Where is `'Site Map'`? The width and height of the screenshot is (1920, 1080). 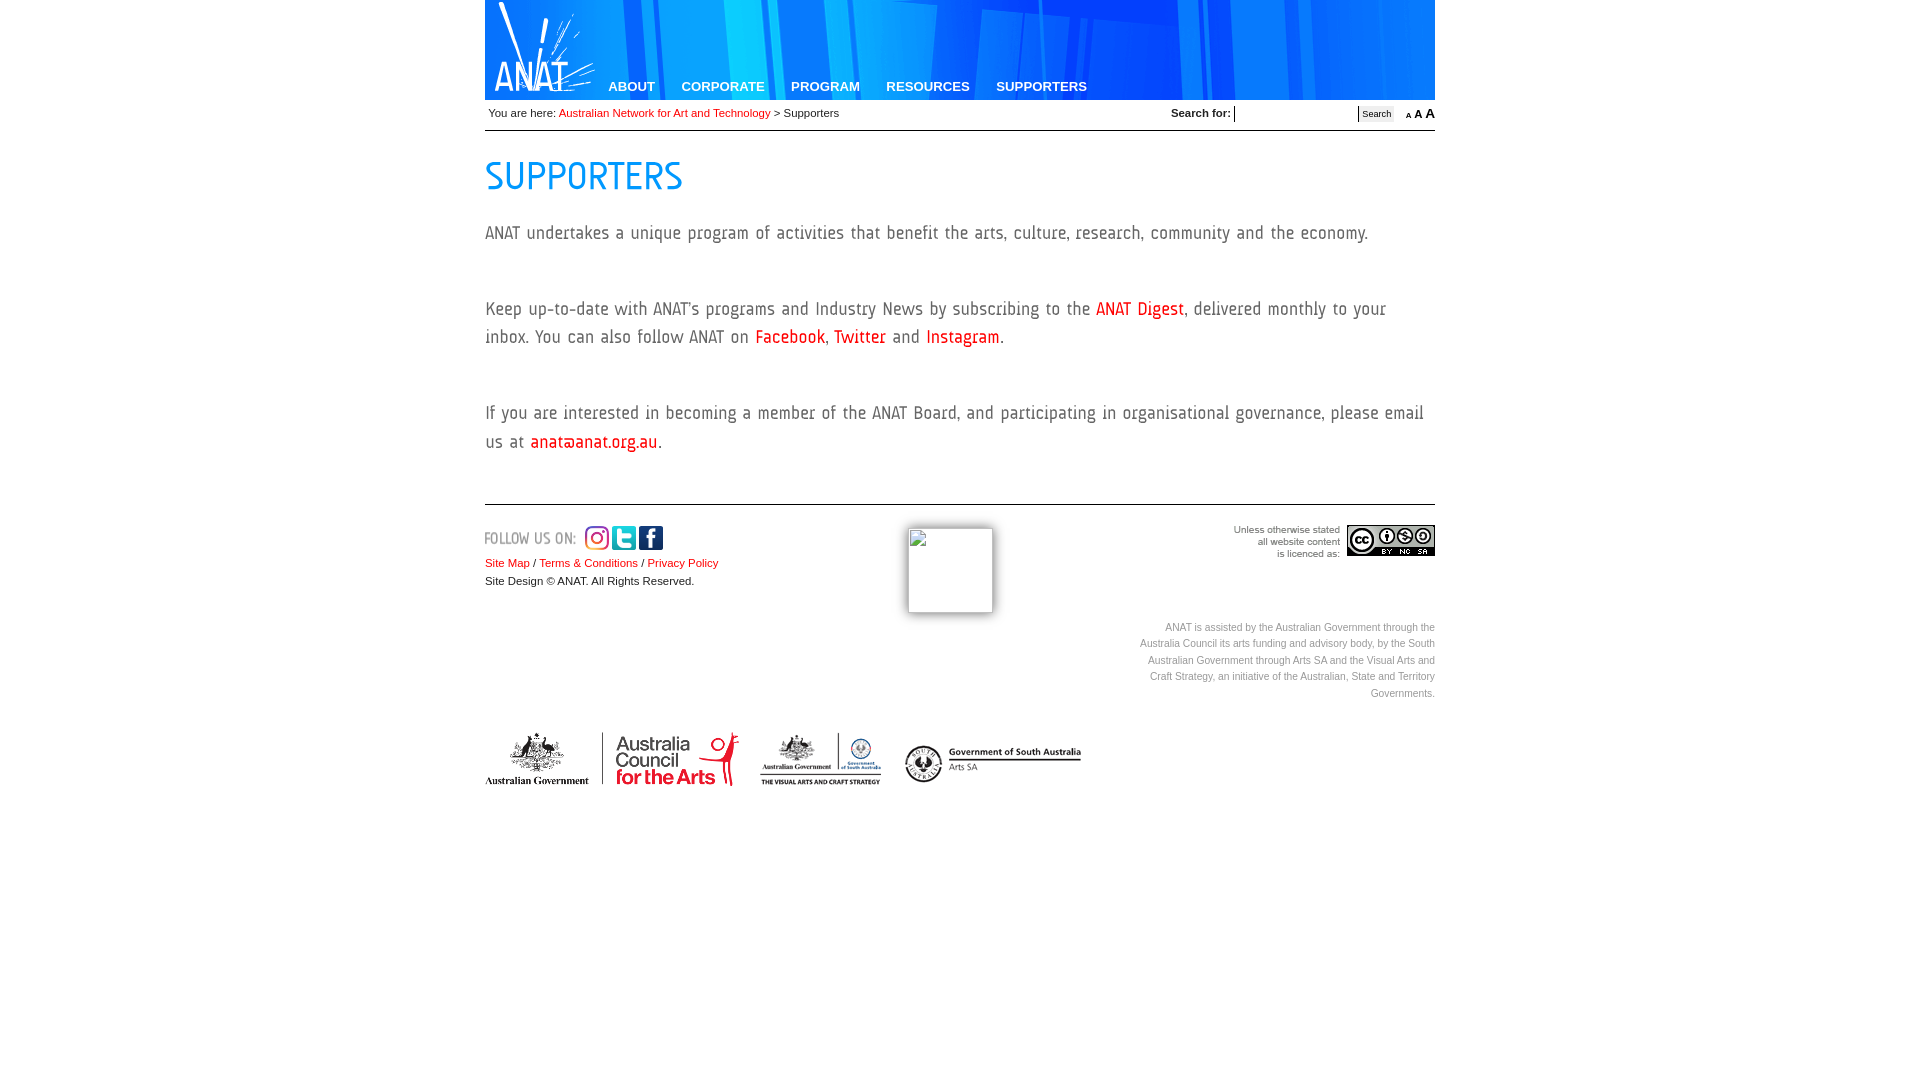
'Site Map' is located at coordinates (507, 563).